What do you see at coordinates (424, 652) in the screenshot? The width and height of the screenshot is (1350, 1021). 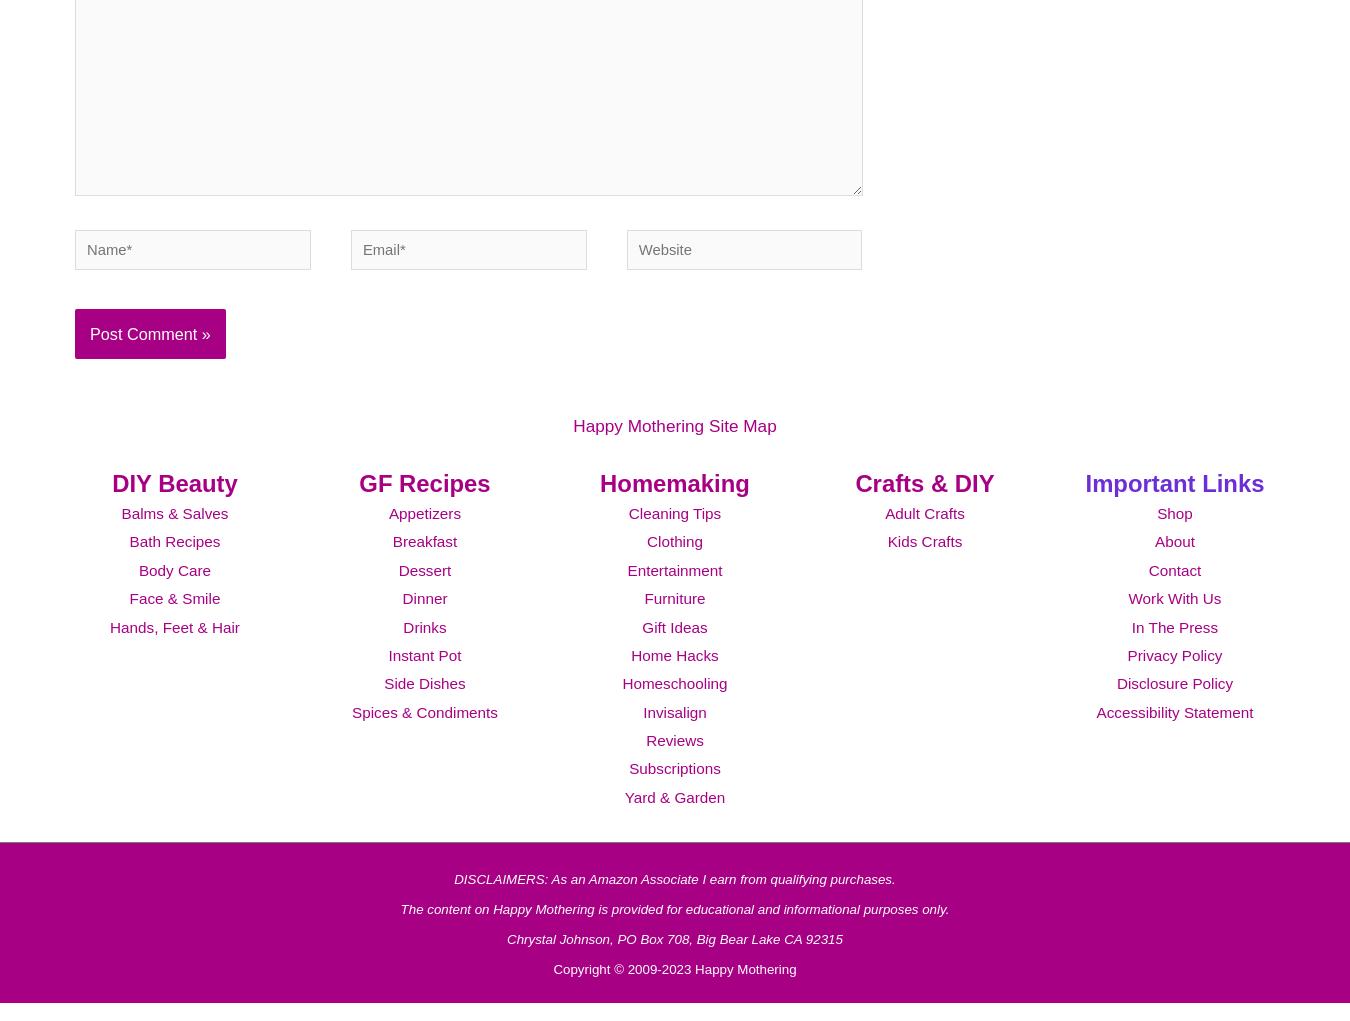 I see `'Drinks'` at bounding box center [424, 652].